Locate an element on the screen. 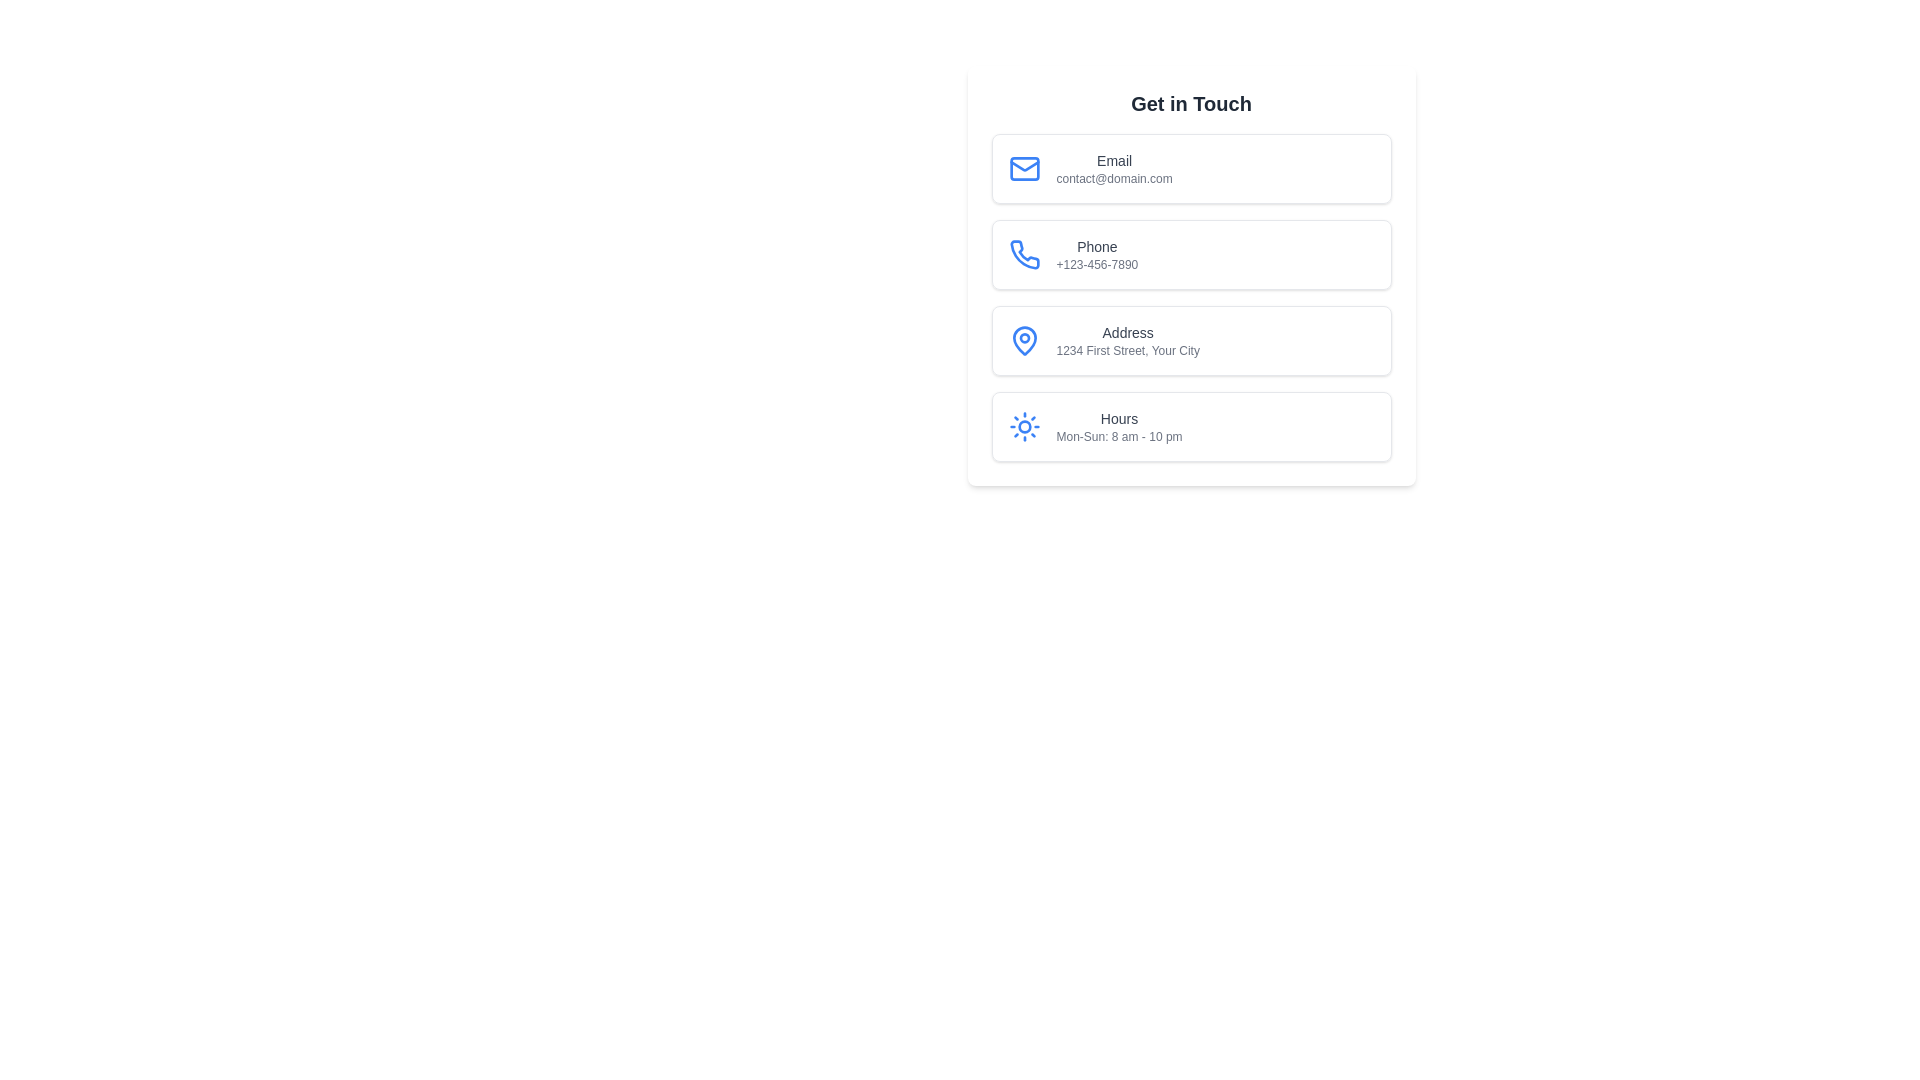  the 'Phone' icon located to the left of the text '+123-456-7890' in the second item of a vertically arranged list is located at coordinates (1024, 253).